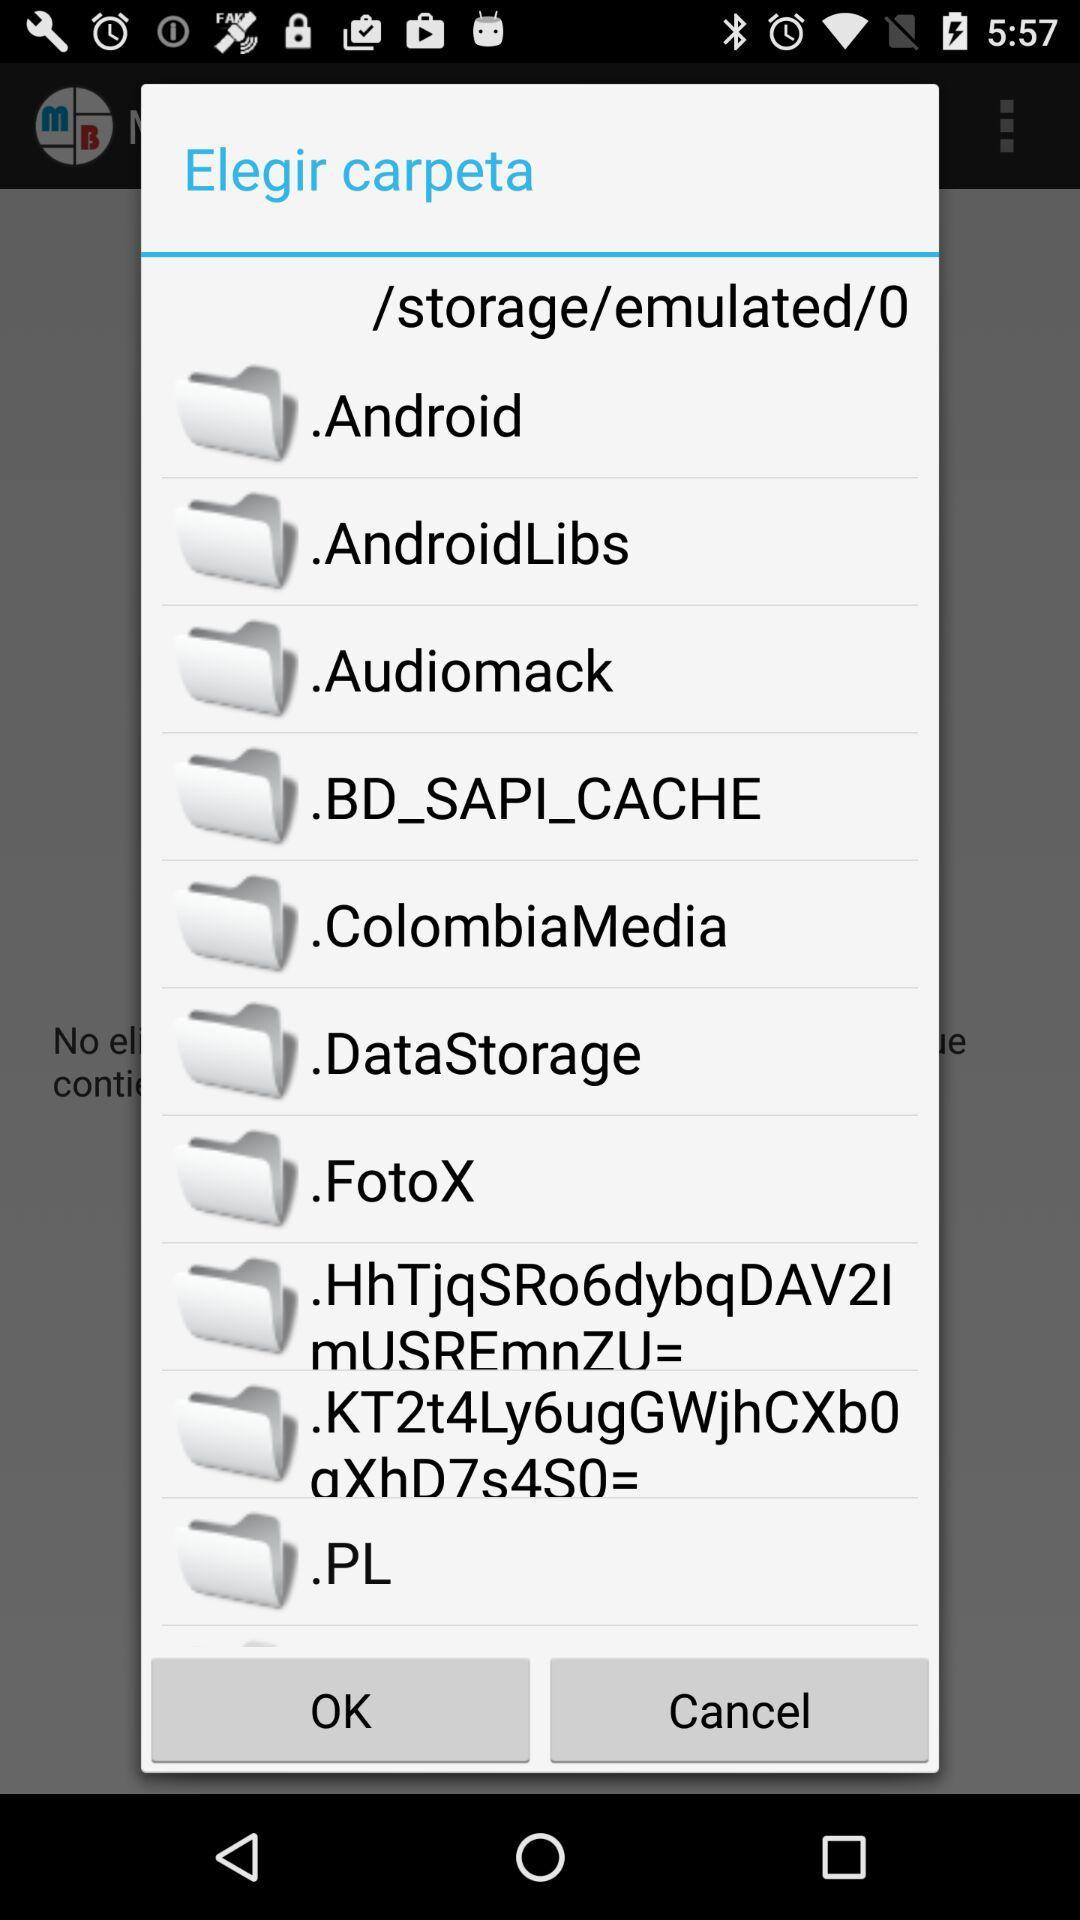  Describe the element at coordinates (612, 1560) in the screenshot. I see `.pl icon` at that location.